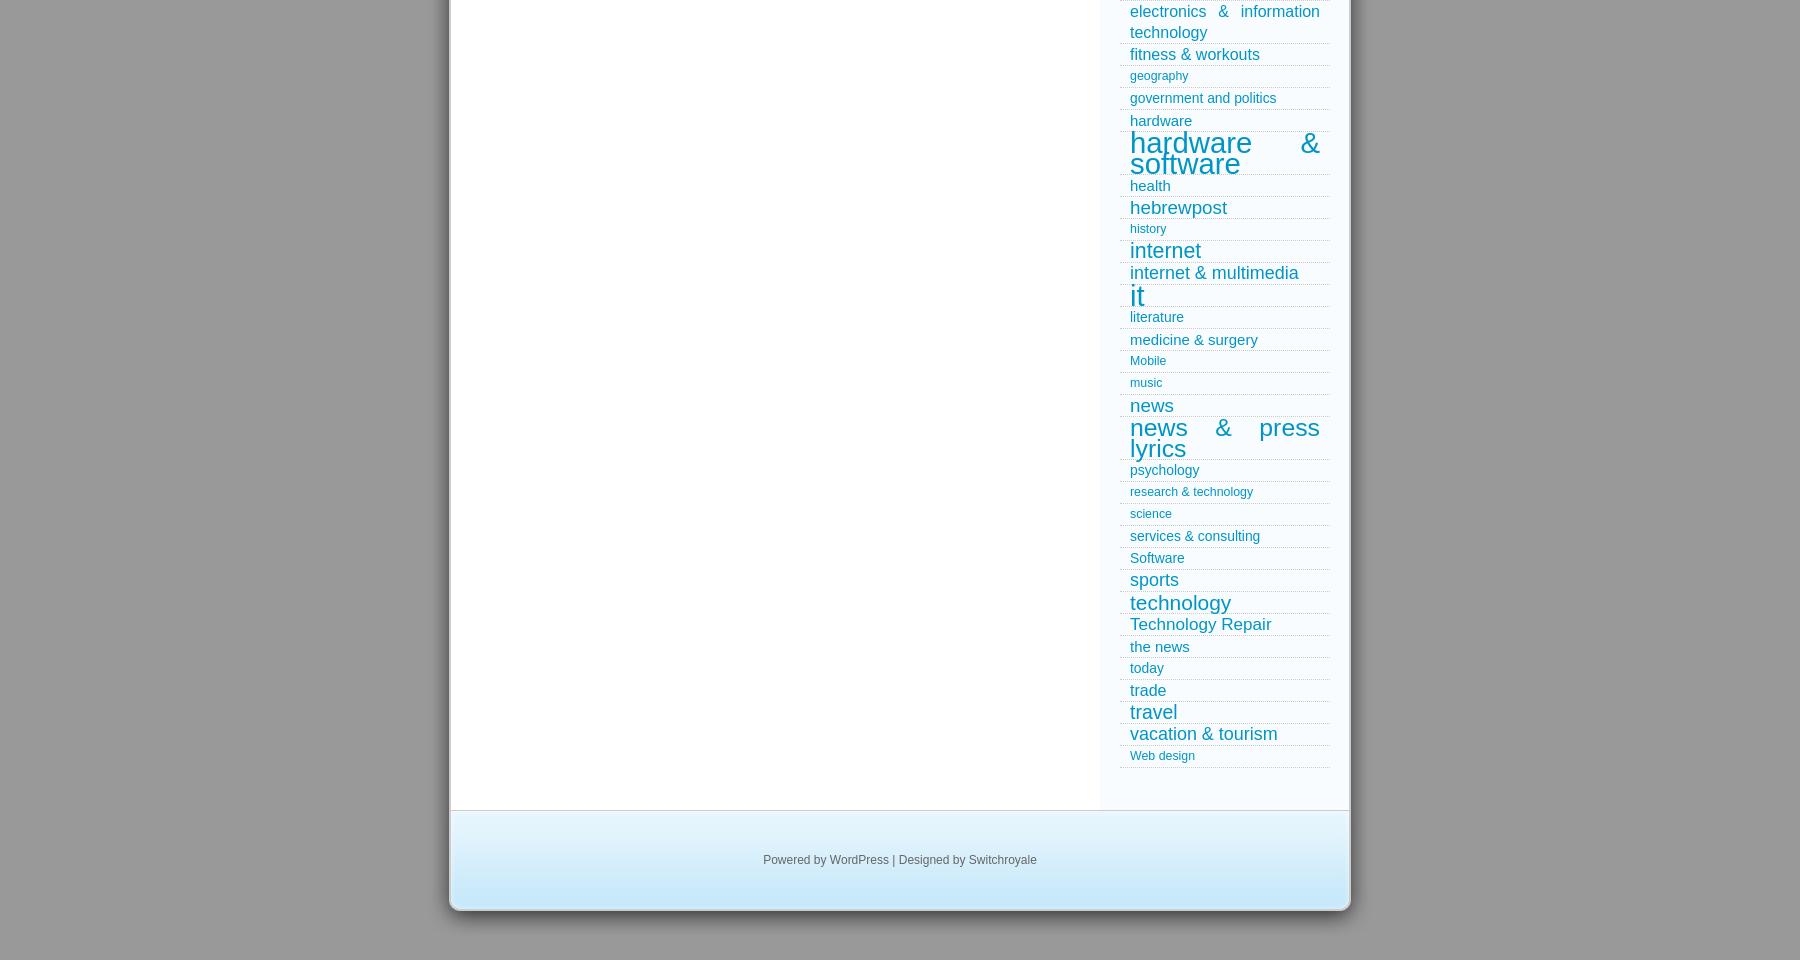 The width and height of the screenshot is (1800, 960). I want to click on 'WordPress', so click(858, 858).